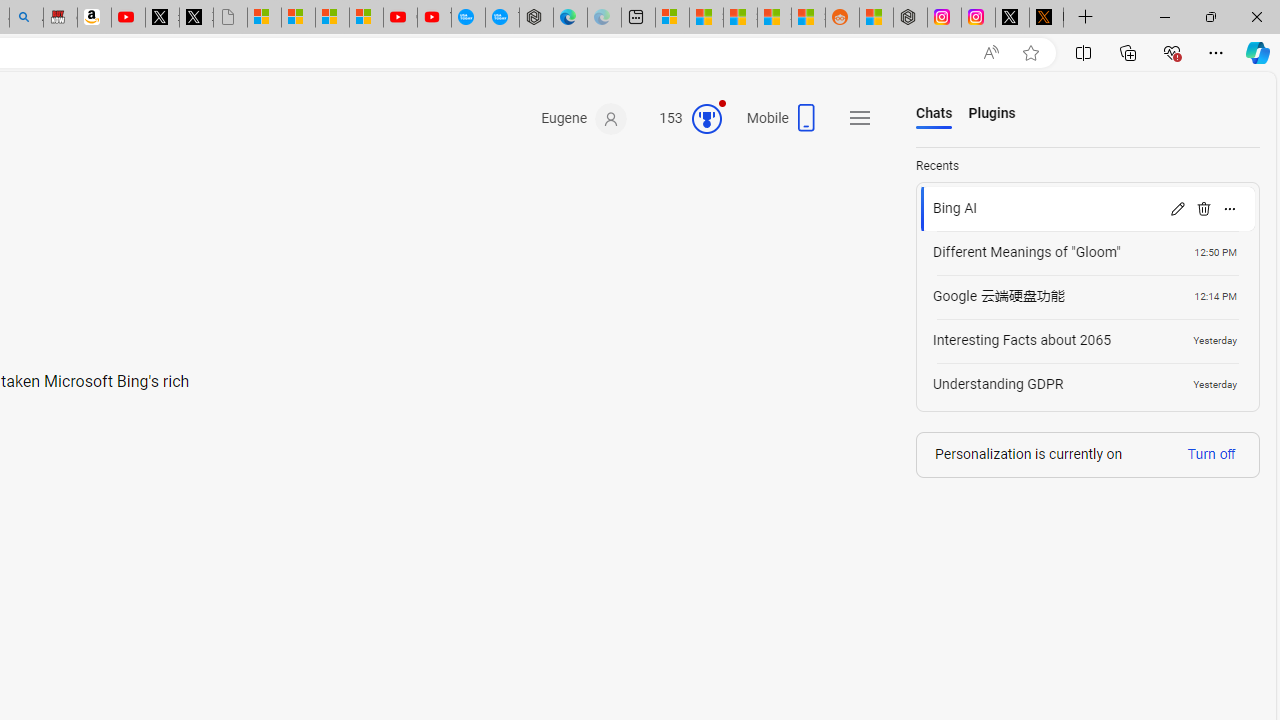 The image size is (1280, 720). What do you see at coordinates (1202, 208) in the screenshot?
I see `'Delete'` at bounding box center [1202, 208].